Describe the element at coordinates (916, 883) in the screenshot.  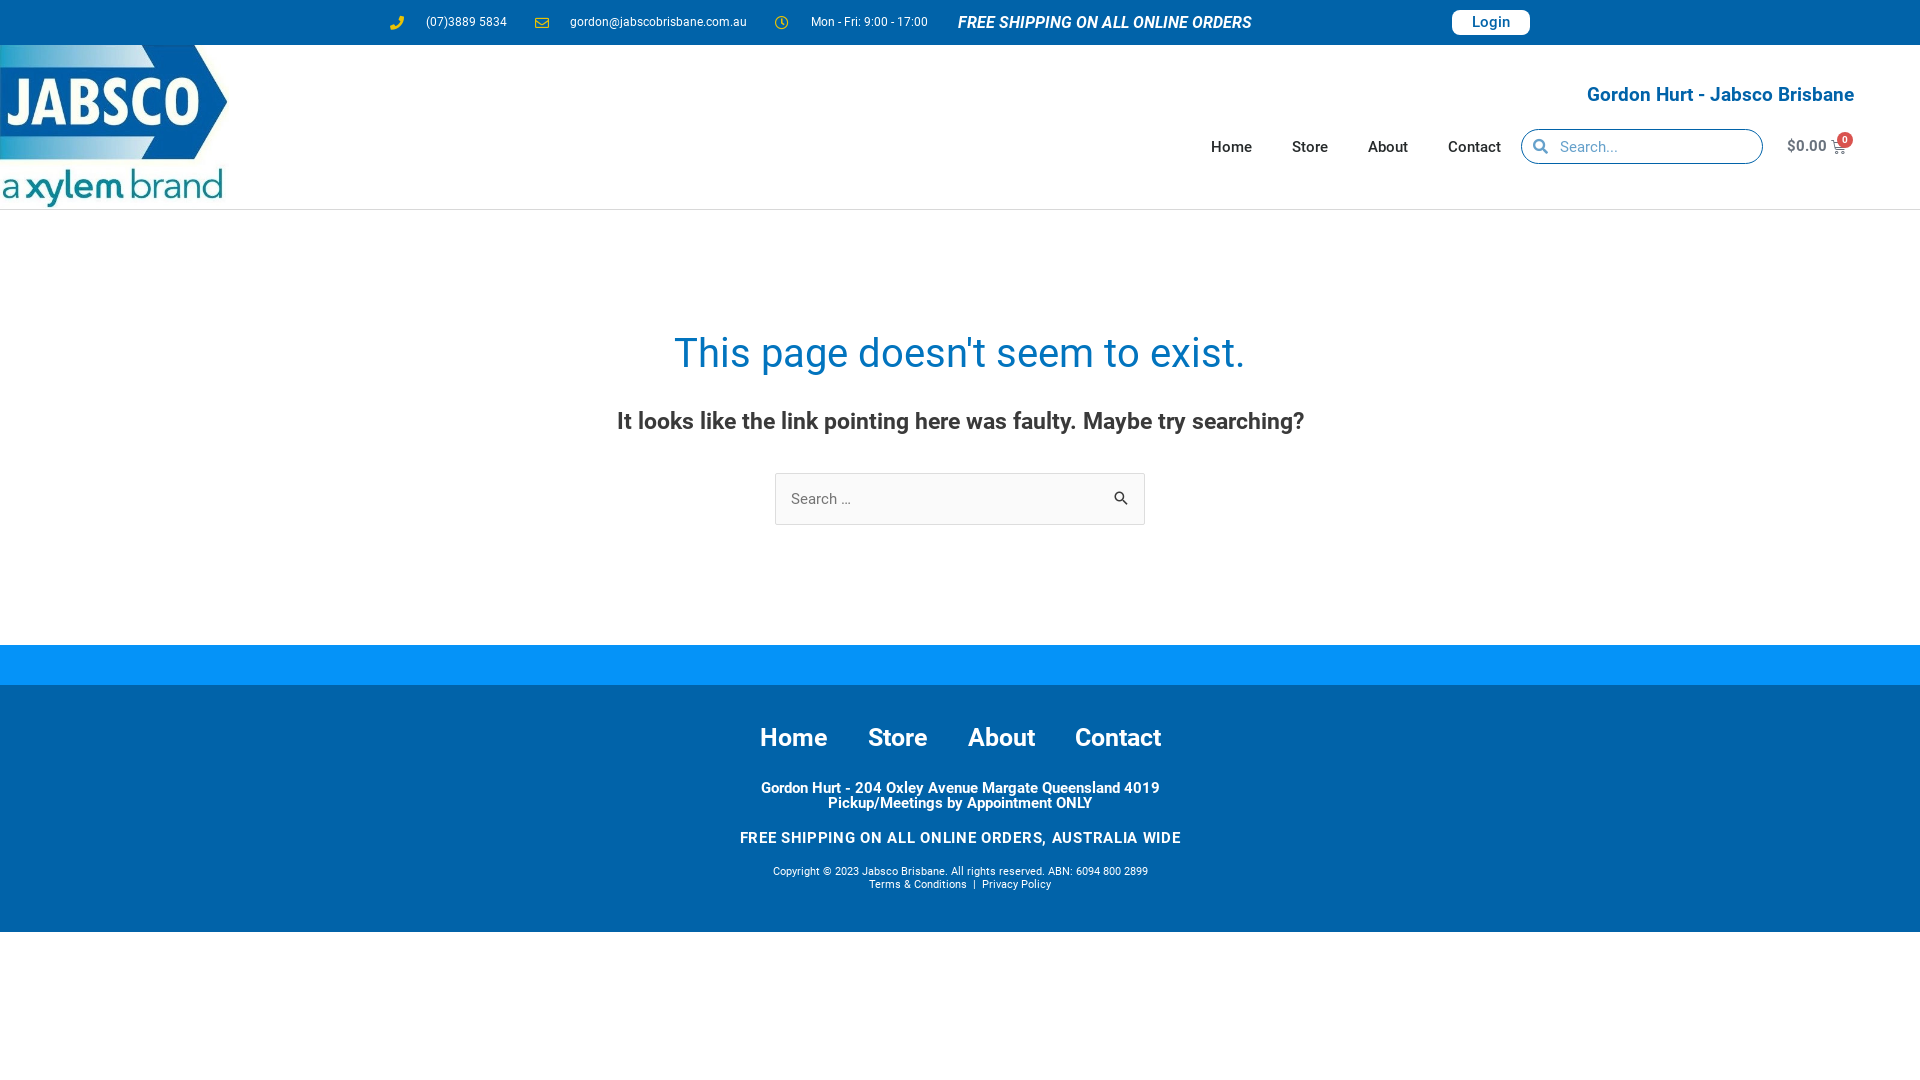
I see `'Terms & Conditions'` at that location.